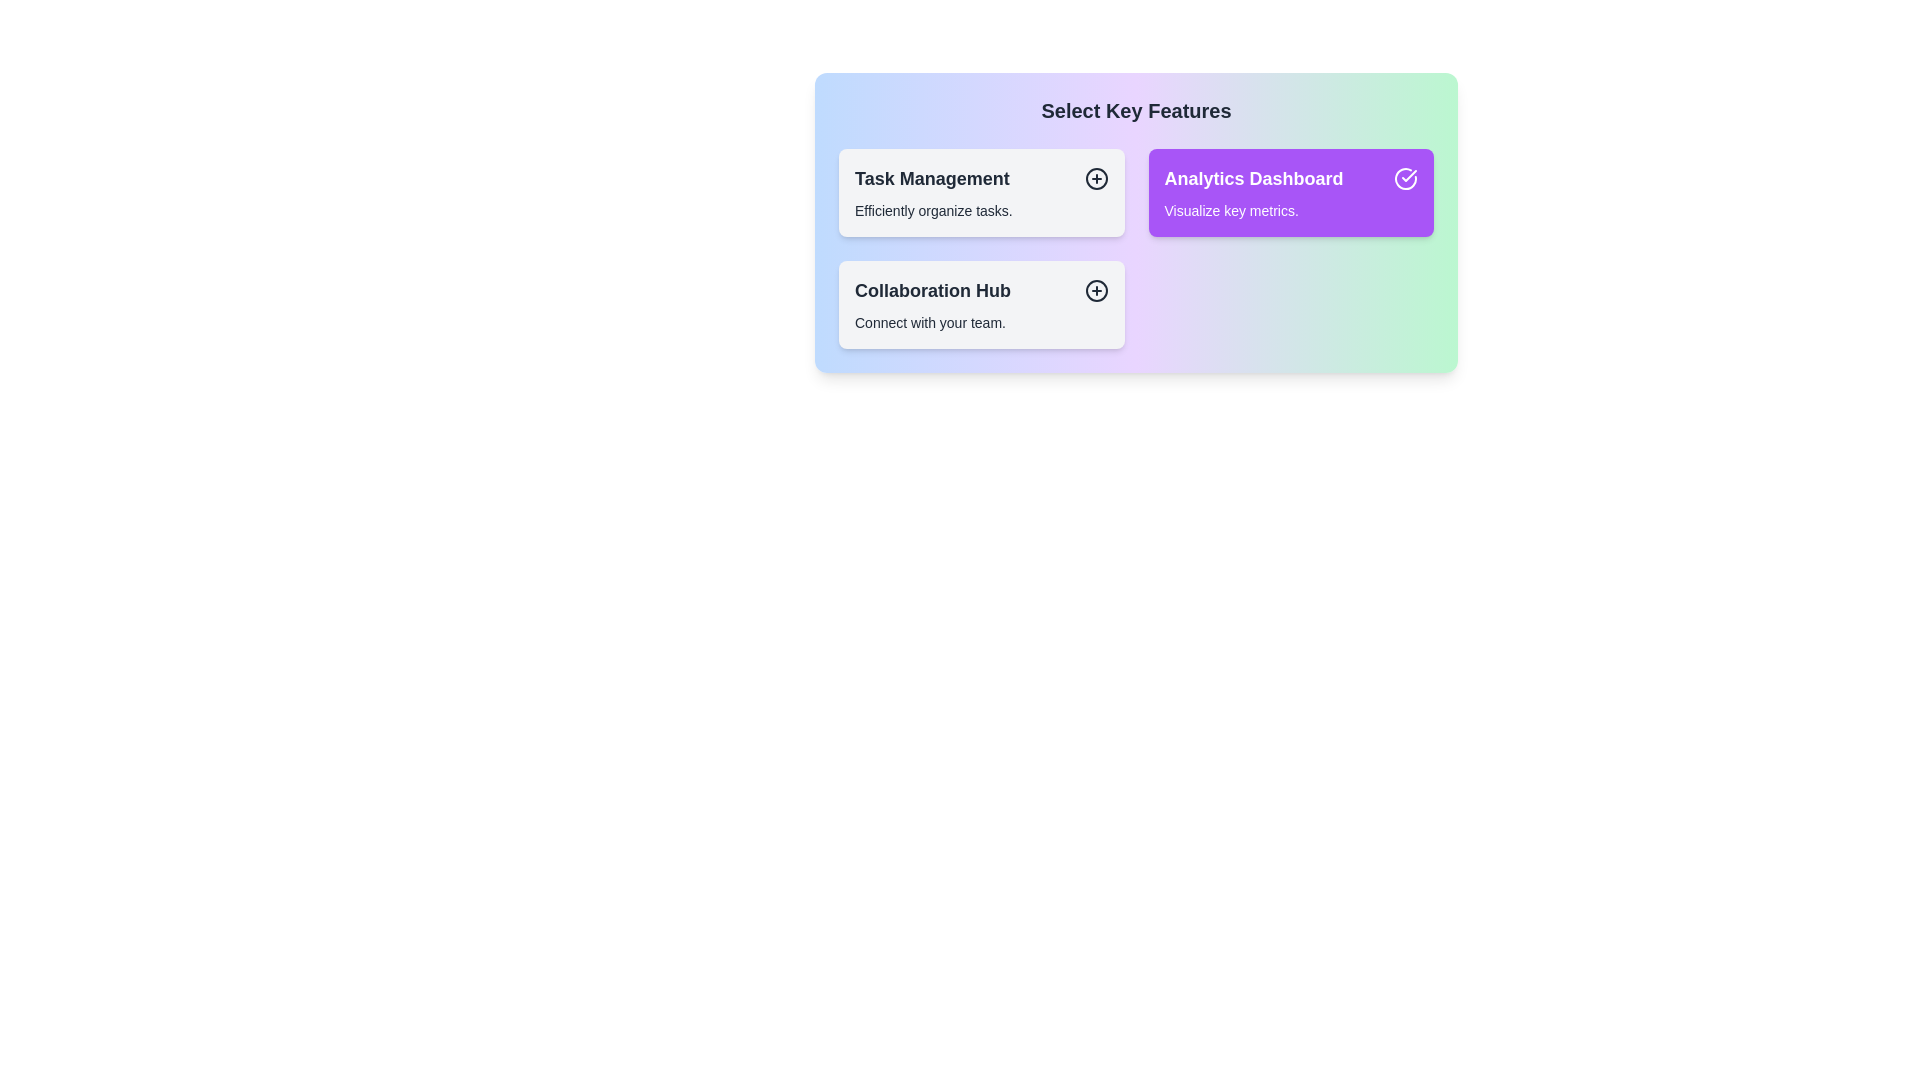 The height and width of the screenshot is (1080, 1920). What do you see at coordinates (981, 192) in the screenshot?
I see `the item Task Management` at bounding box center [981, 192].